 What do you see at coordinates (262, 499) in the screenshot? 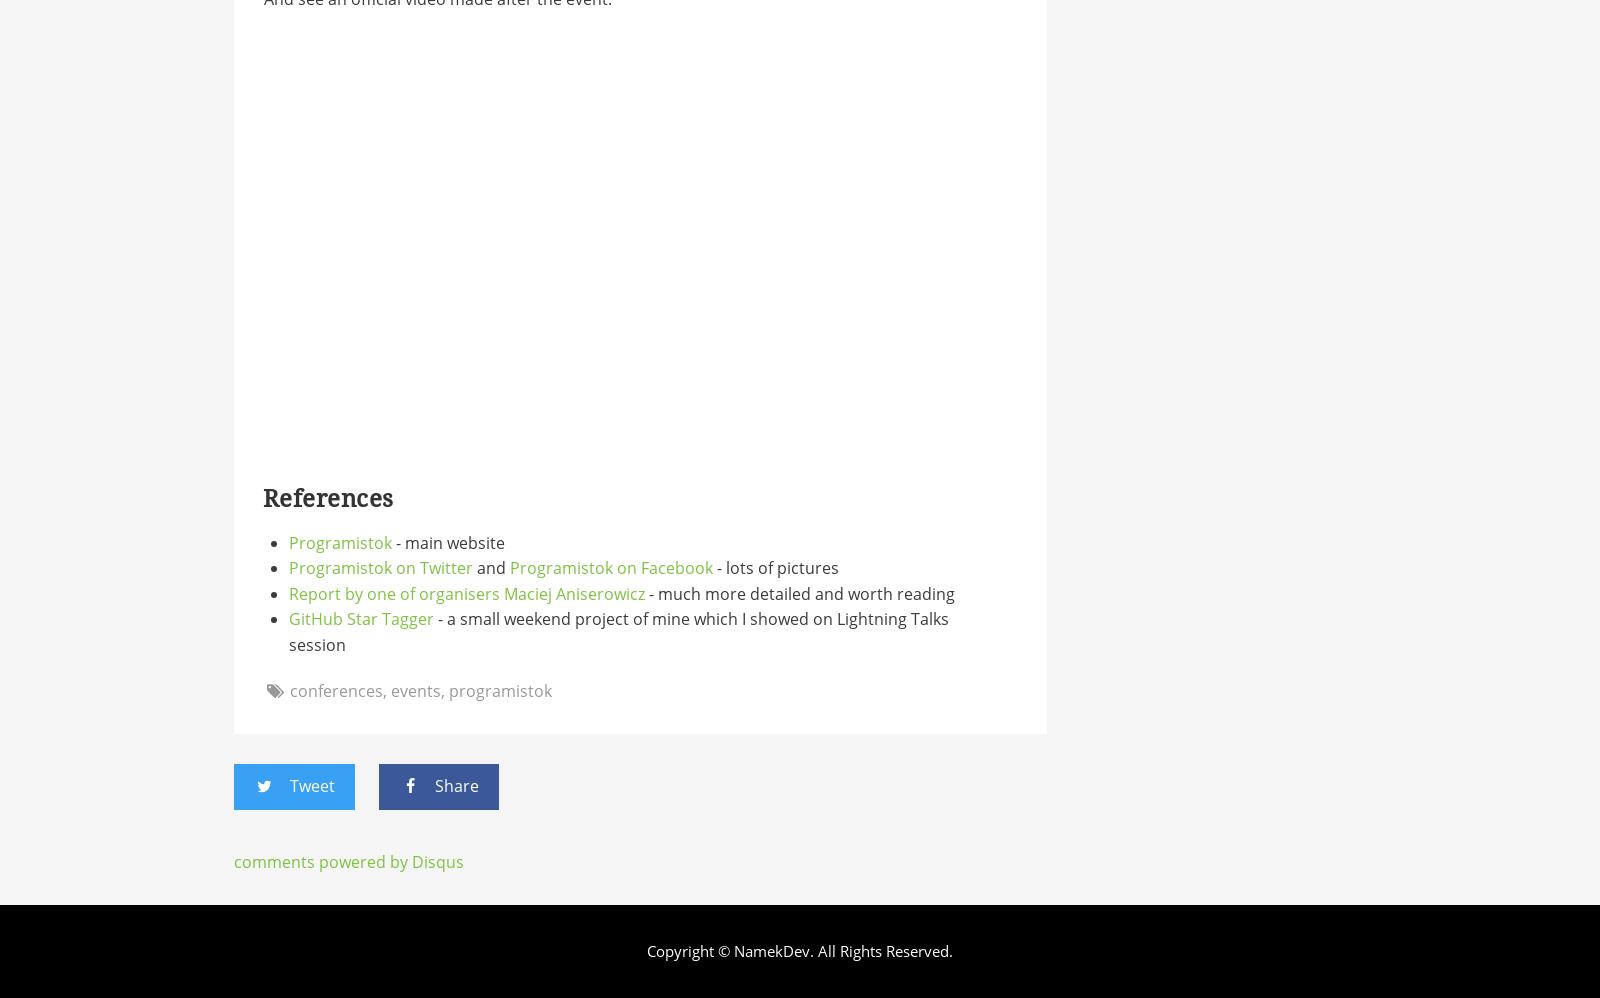
I see `'References'` at bounding box center [262, 499].